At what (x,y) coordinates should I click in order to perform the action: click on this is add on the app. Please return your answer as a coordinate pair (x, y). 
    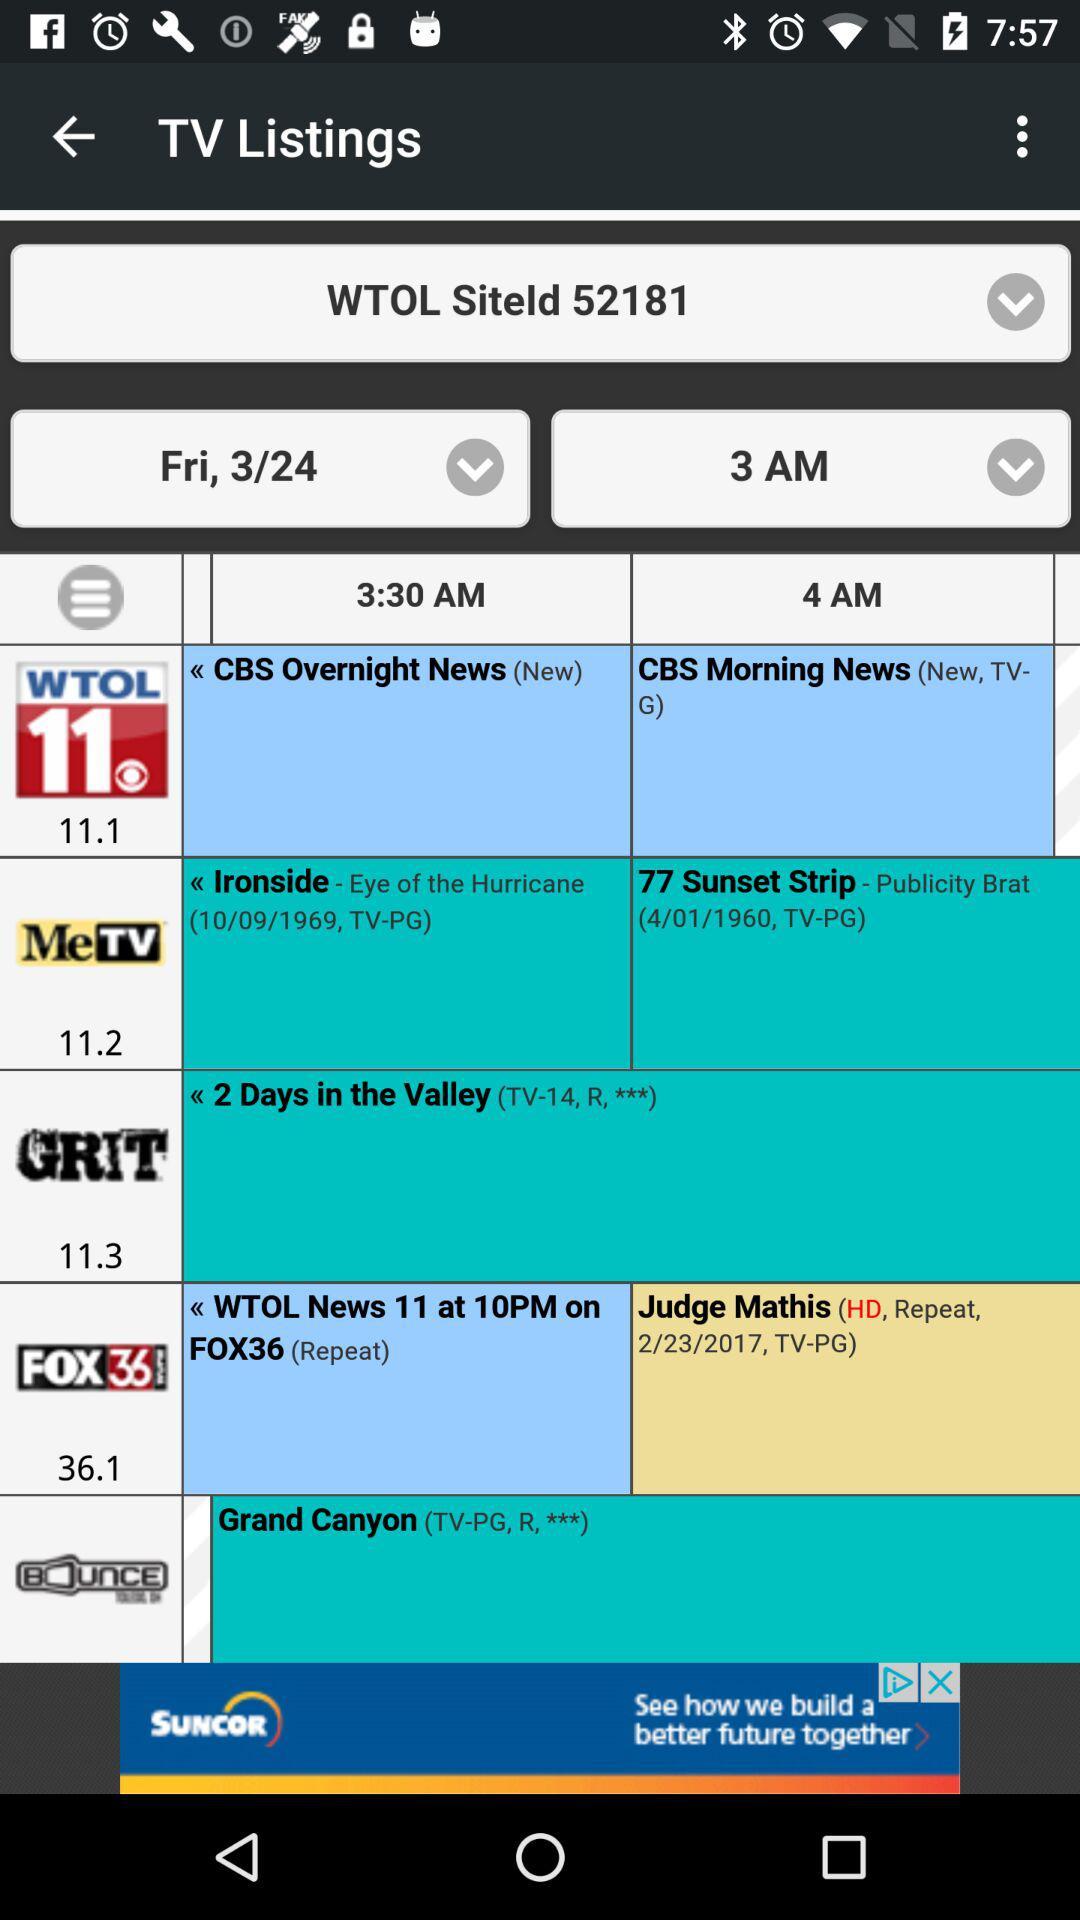
    Looking at the image, I should click on (540, 1727).